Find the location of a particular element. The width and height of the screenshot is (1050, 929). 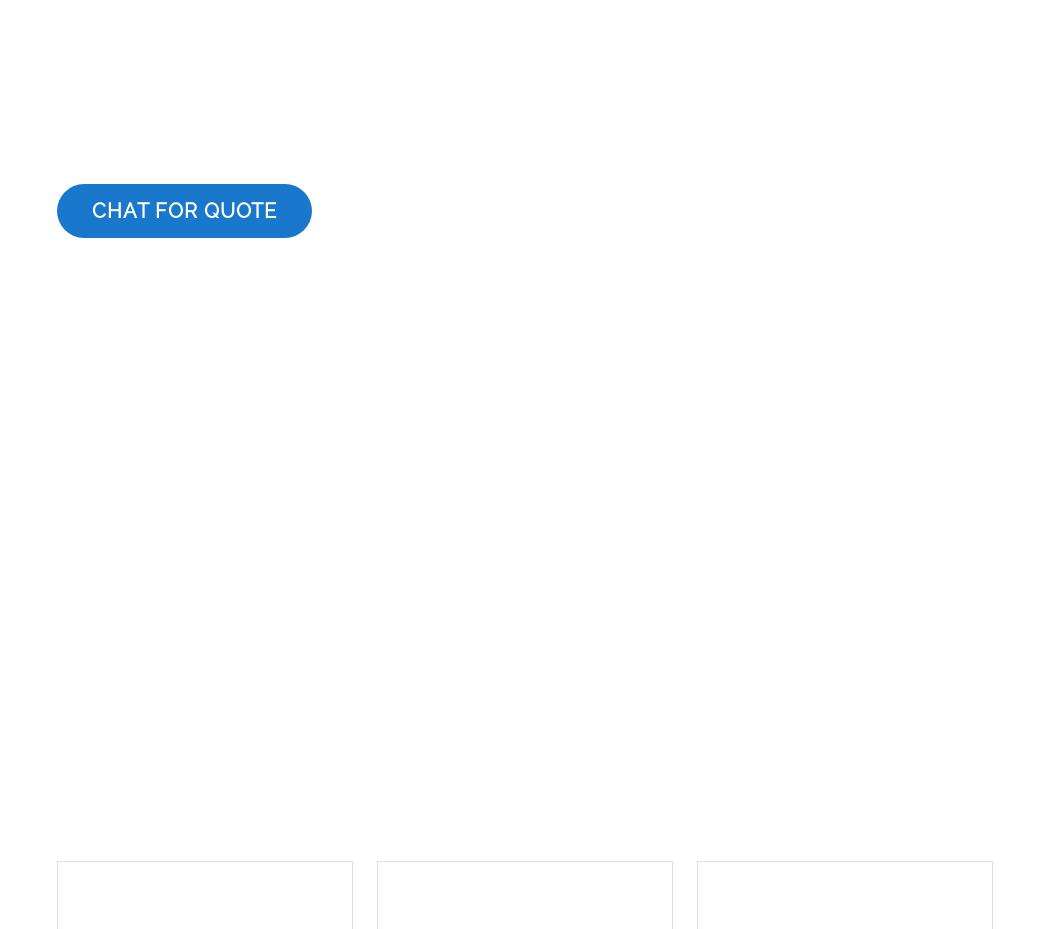

'24/7 Customer Support' is located at coordinates (696, 699).